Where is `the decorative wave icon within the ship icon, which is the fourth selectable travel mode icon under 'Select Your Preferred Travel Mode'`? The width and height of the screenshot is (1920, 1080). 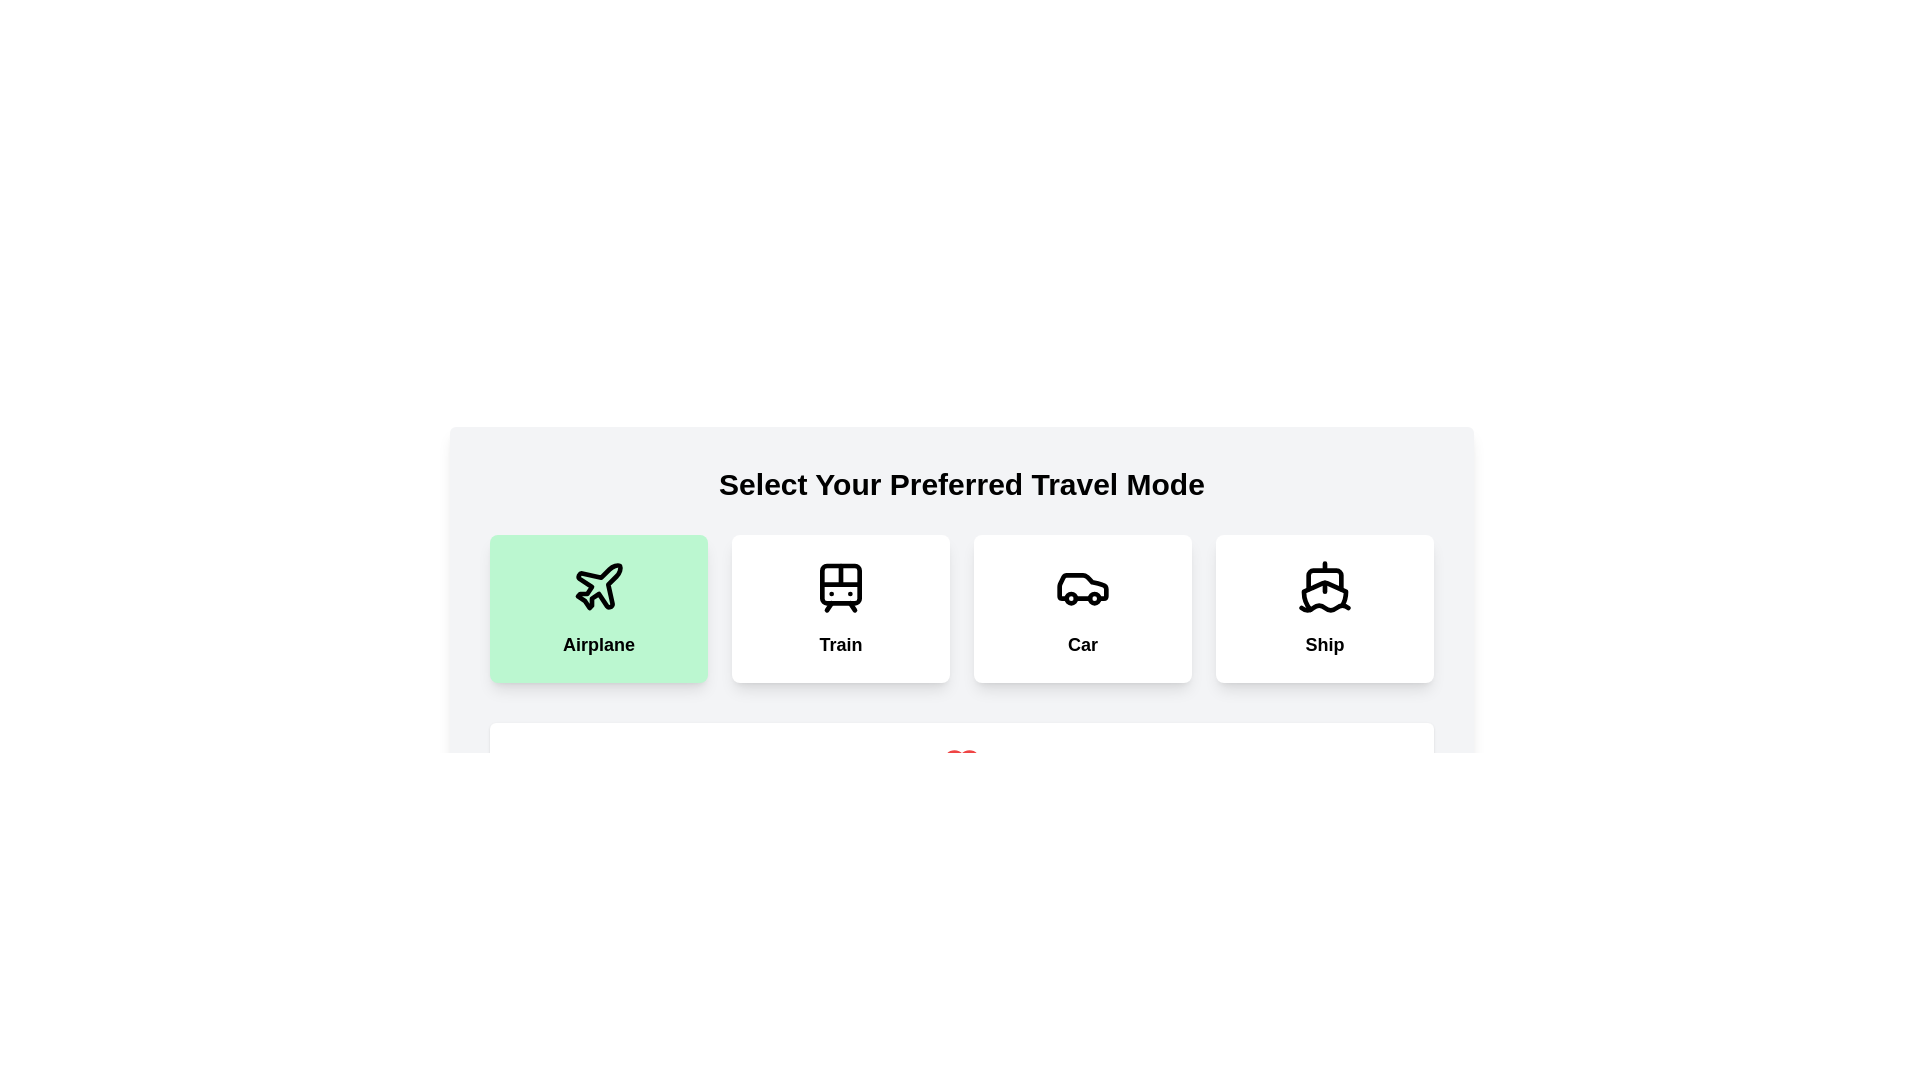
the decorative wave icon within the ship icon, which is the fourth selectable travel mode icon under 'Select Your Preferred Travel Mode' is located at coordinates (1324, 607).